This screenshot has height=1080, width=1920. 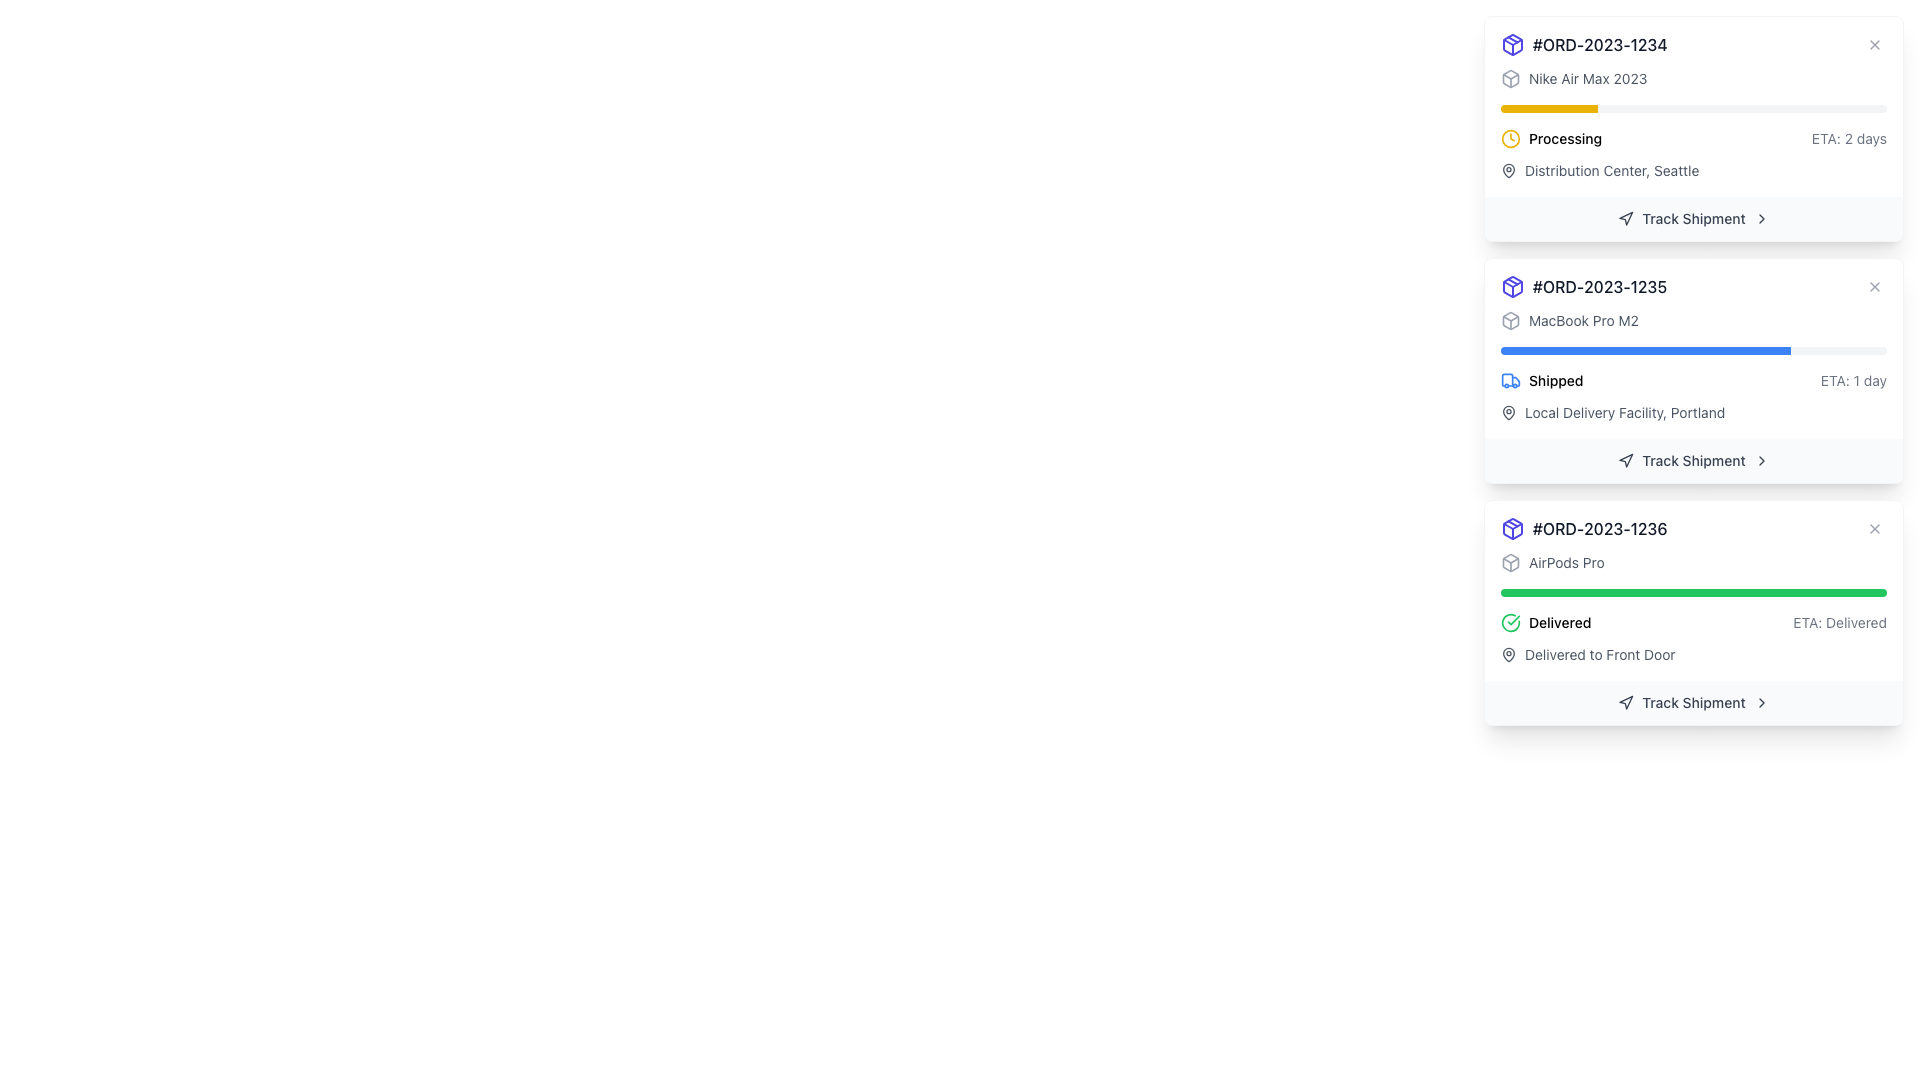 What do you see at coordinates (1625, 411) in the screenshot?
I see `the text element displaying 'Local Delivery Facility, Portland', which is located beneath the 'Shipped' status indicator and to the right of a pin-shaped icon` at bounding box center [1625, 411].